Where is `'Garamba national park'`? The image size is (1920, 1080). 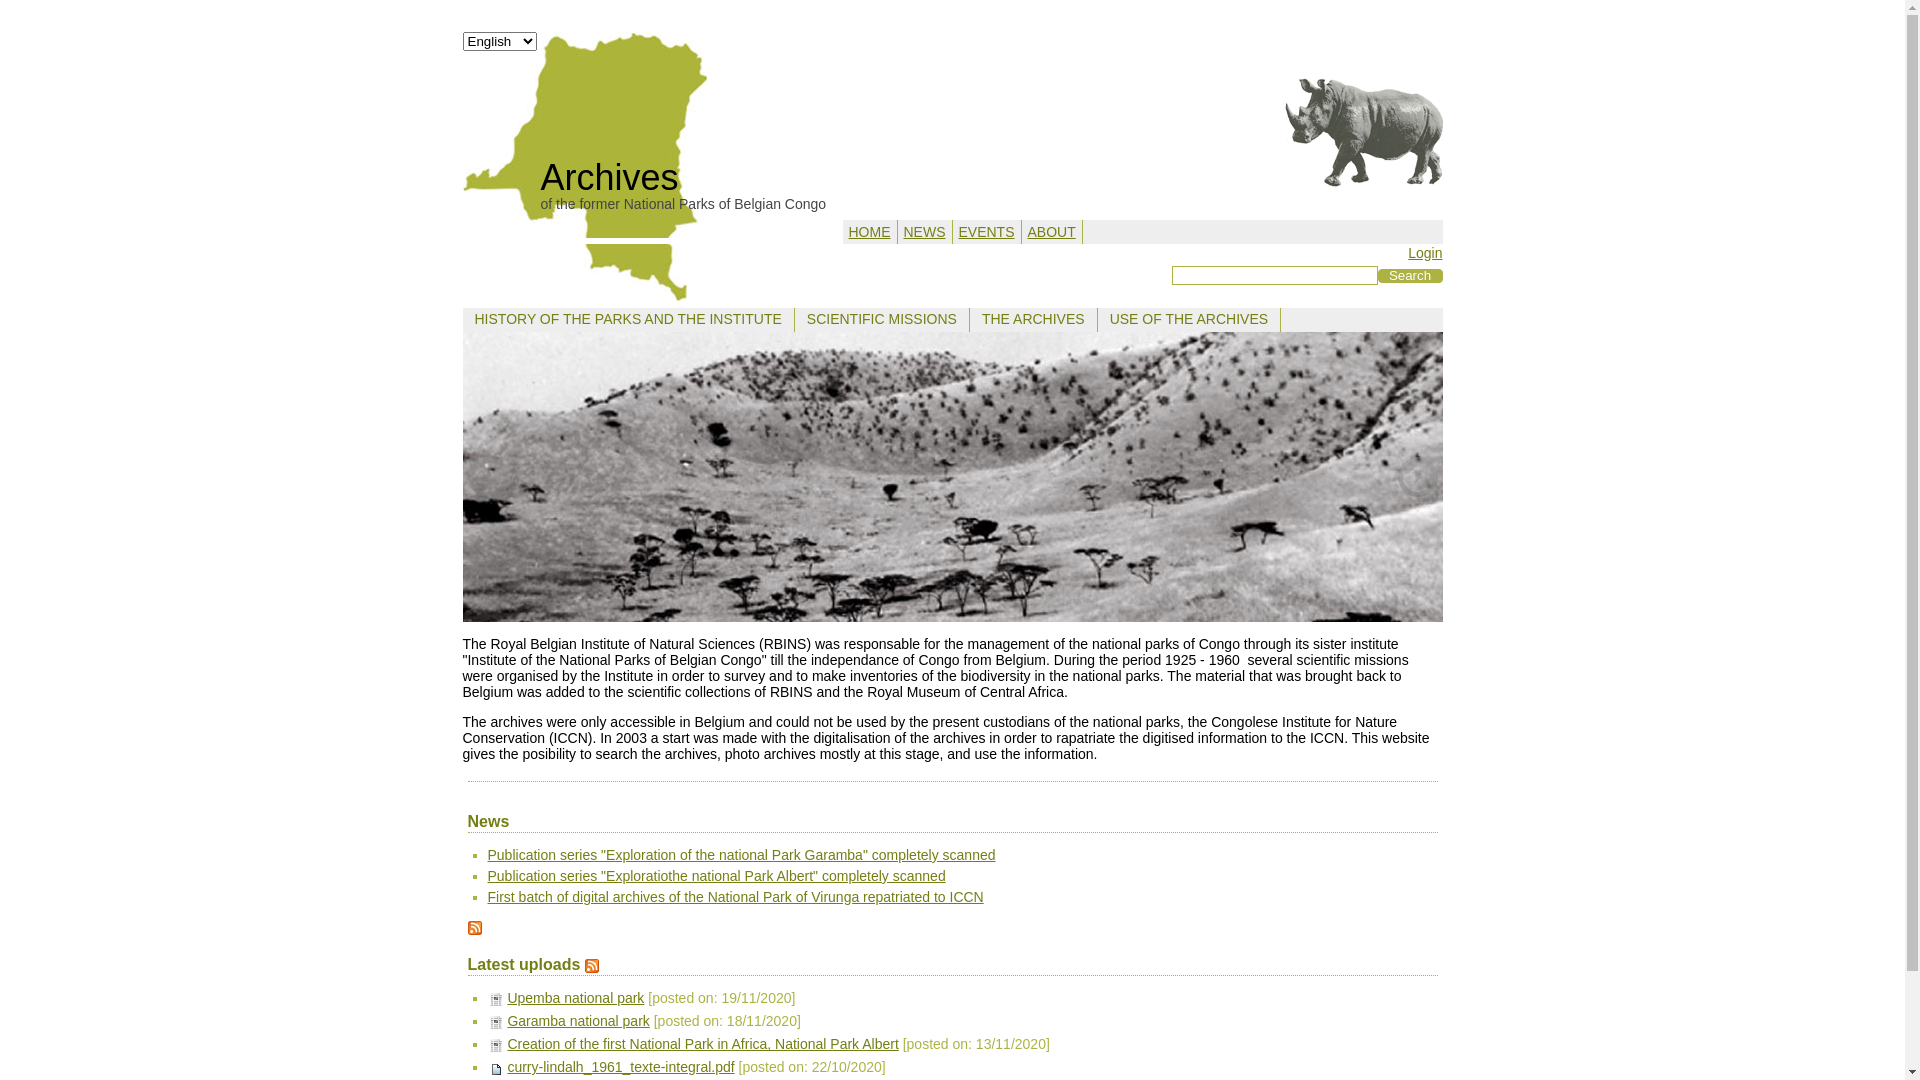 'Garamba national park' is located at coordinates (507, 1021).